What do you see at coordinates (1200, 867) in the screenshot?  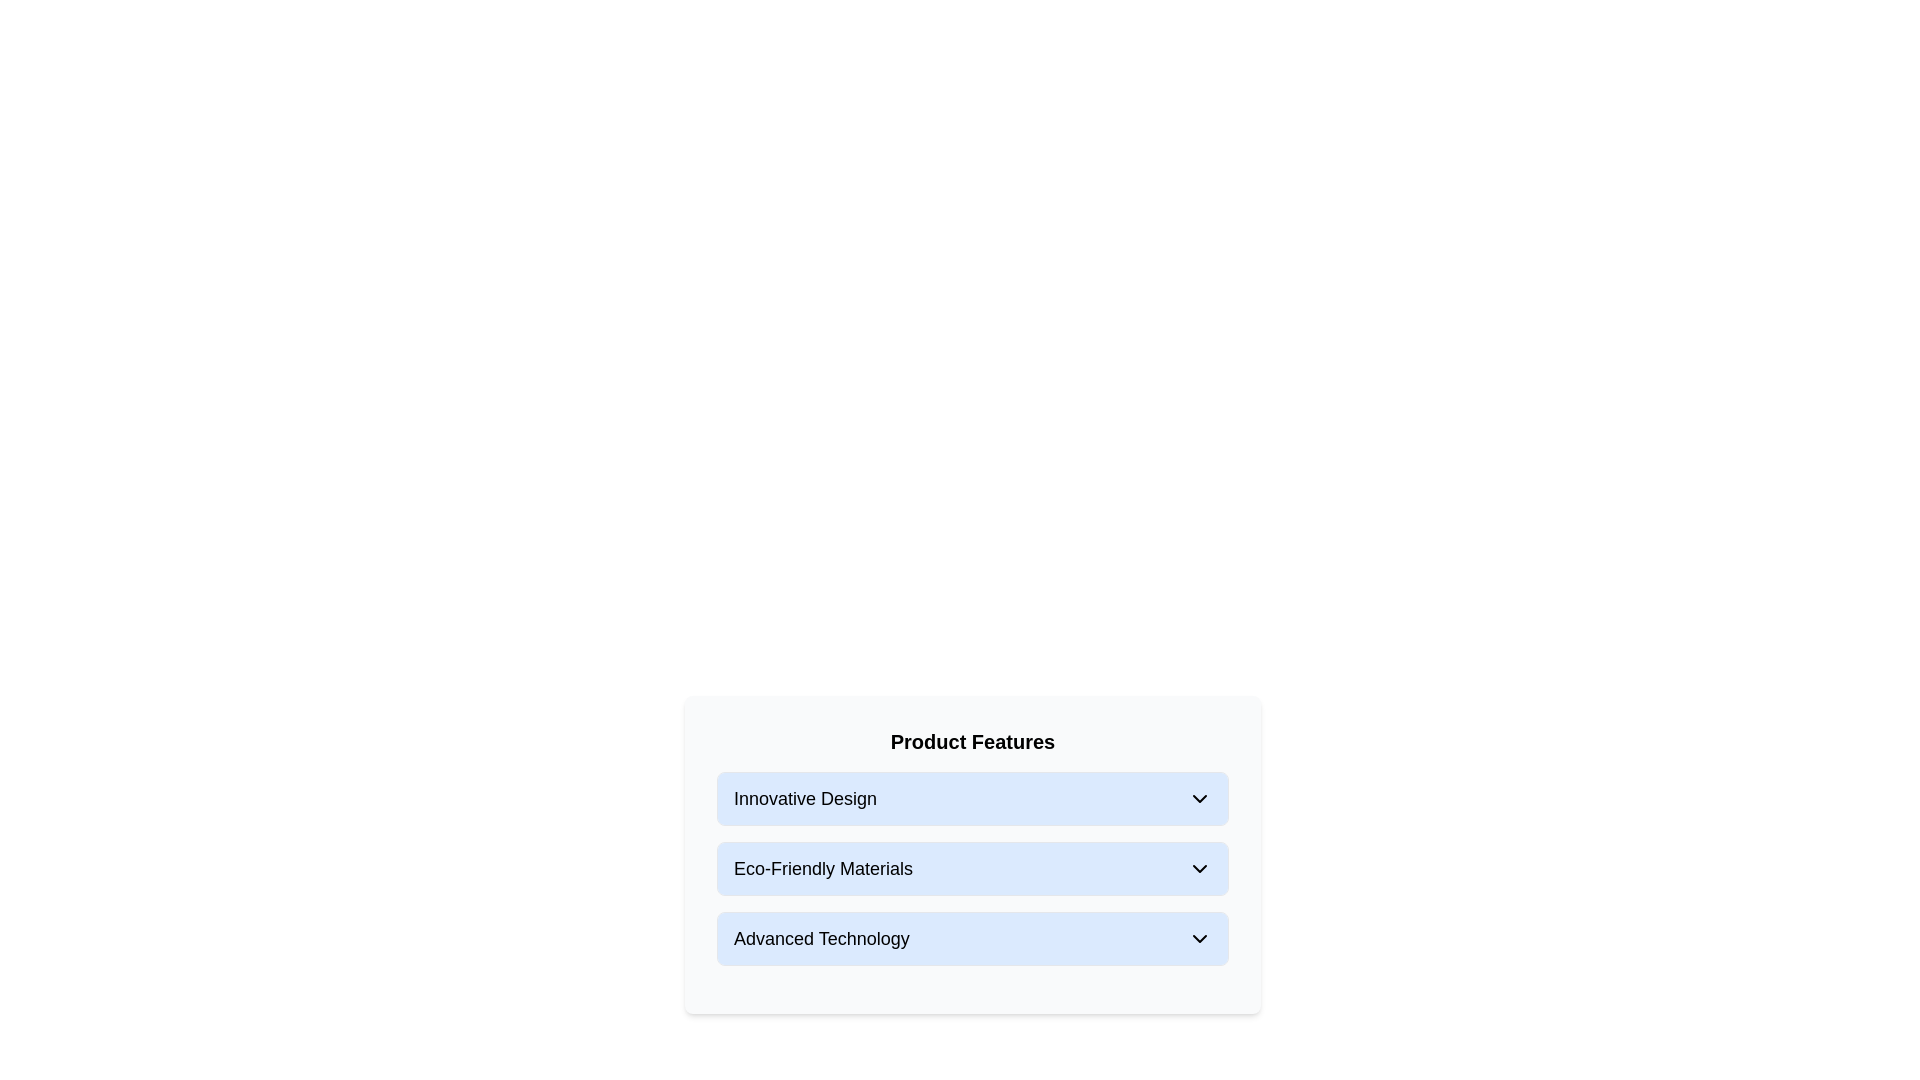 I see `the downward-pointing chevron icon next to the 'Eco-Friendly Materials' text` at bounding box center [1200, 867].